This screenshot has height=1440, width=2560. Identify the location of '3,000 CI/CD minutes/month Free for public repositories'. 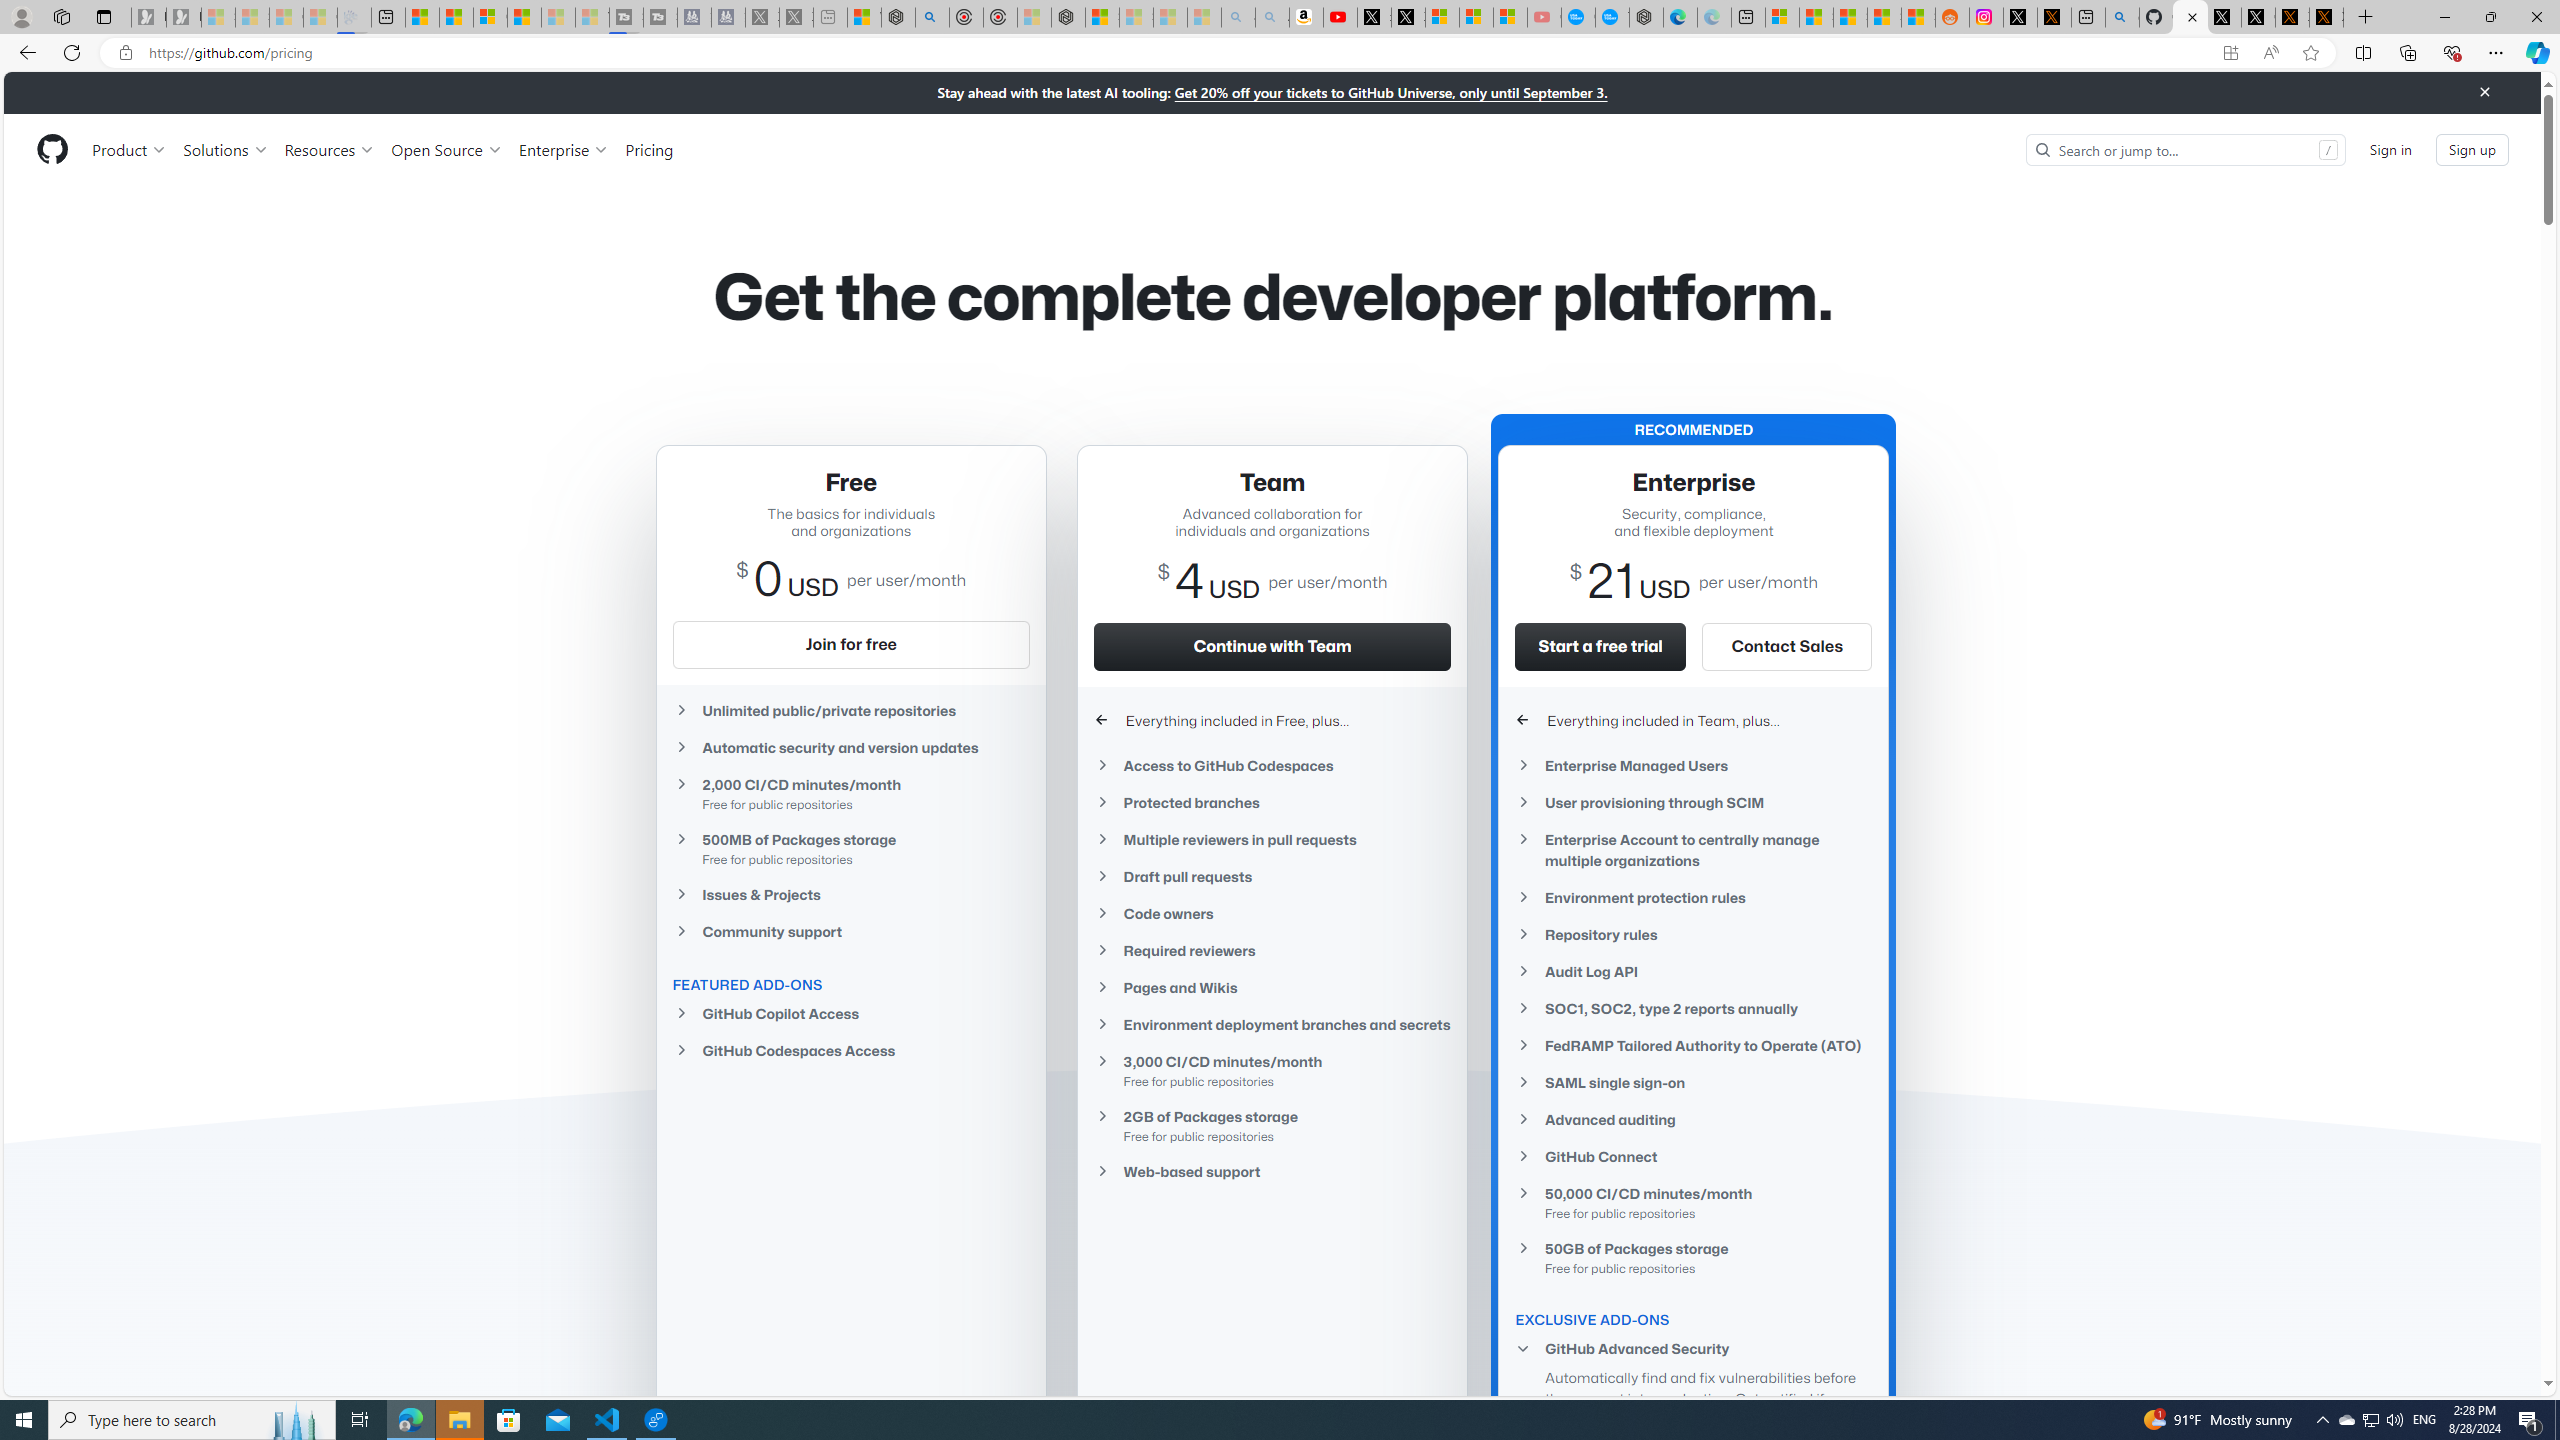
(1271, 1069).